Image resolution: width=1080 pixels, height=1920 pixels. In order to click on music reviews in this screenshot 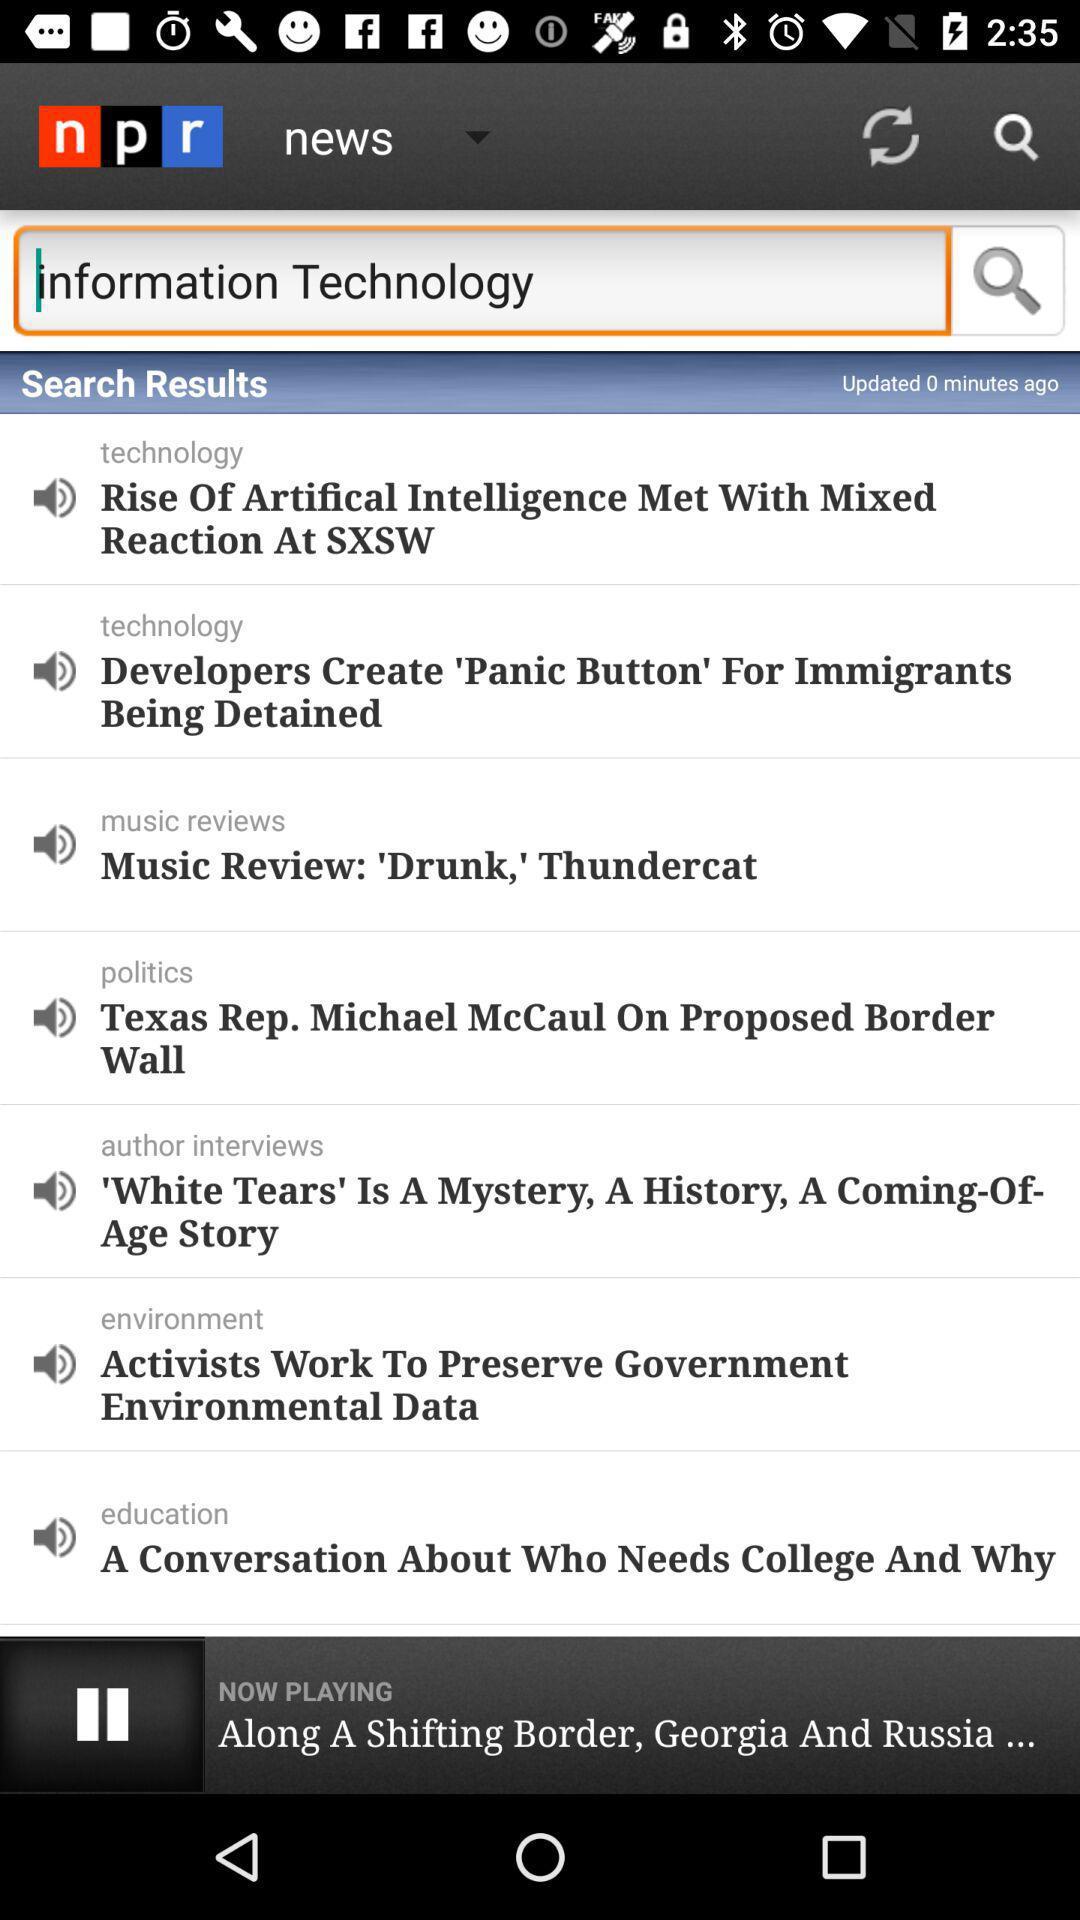, I will do `click(585, 819)`.